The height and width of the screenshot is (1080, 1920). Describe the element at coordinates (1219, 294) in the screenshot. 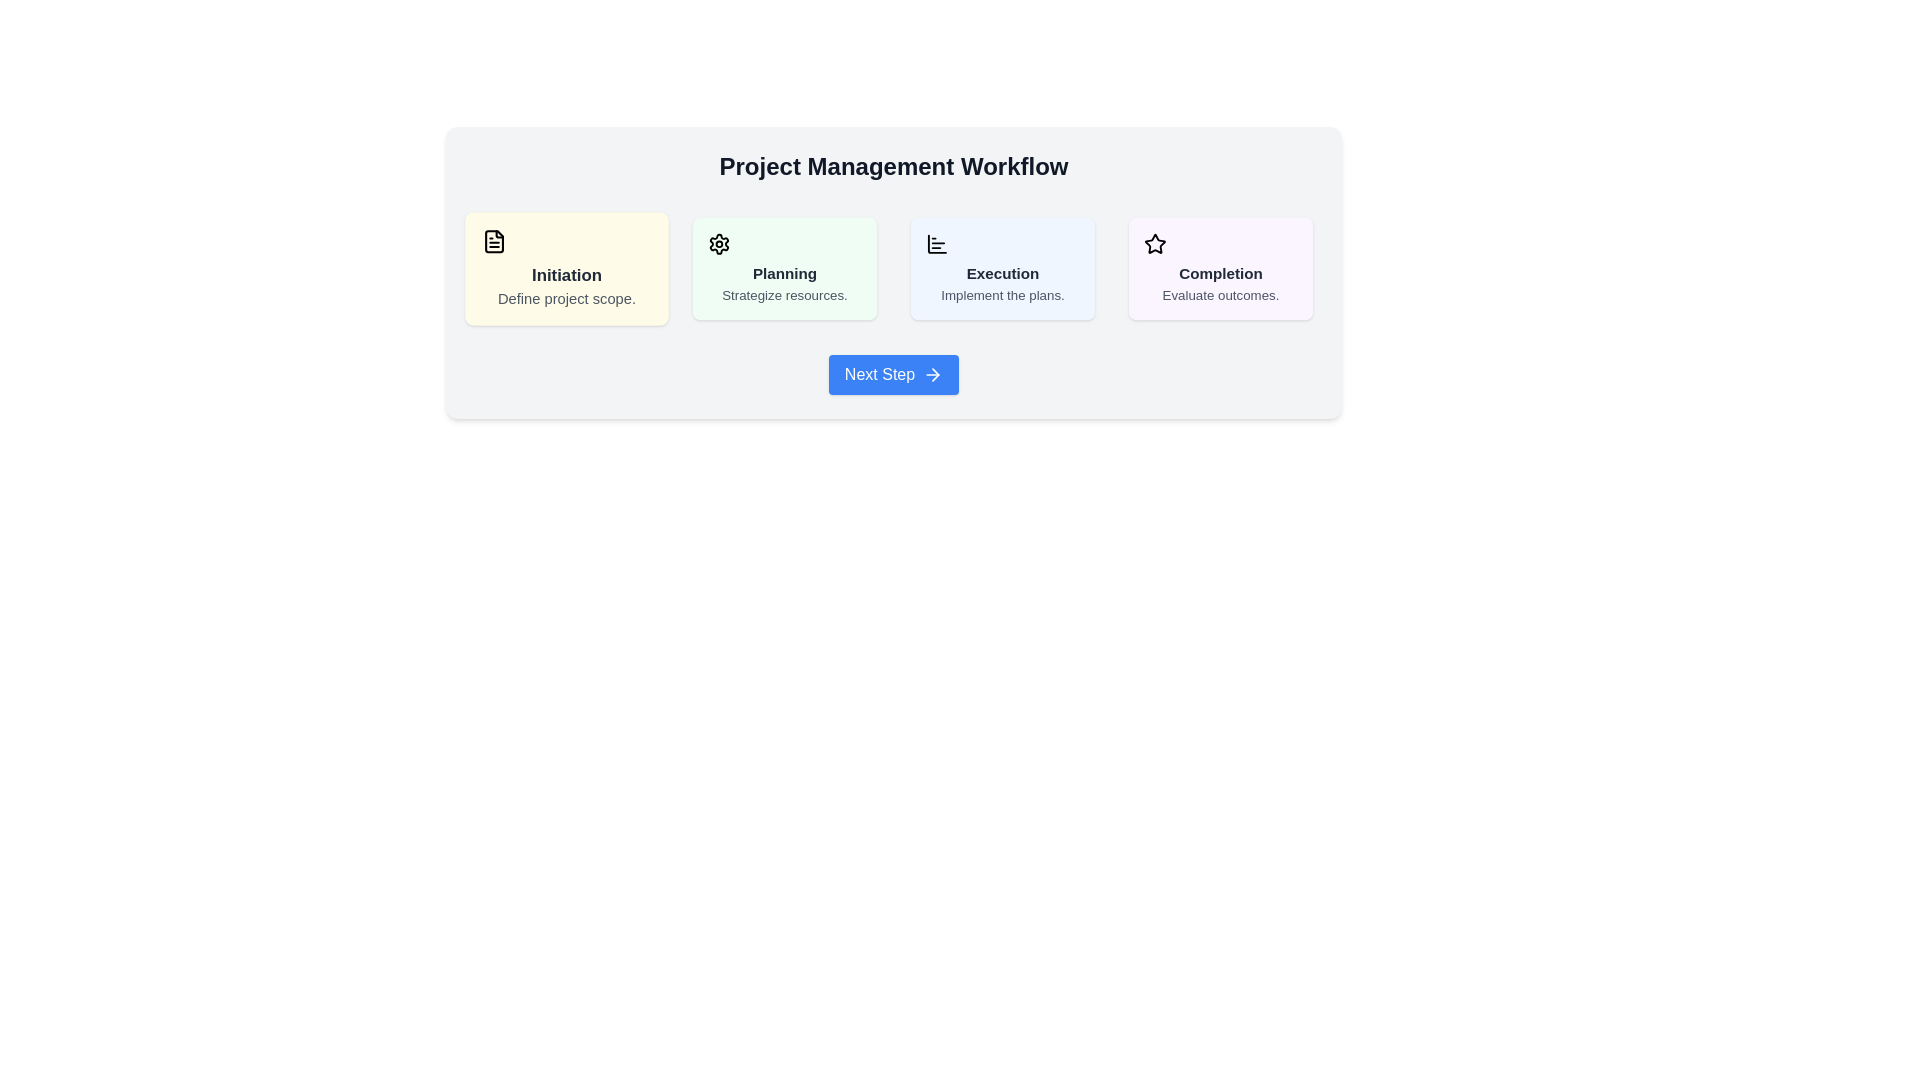

I see `the descriptive text label located below the title 'Completion' in the fourth card from the left in the row of cards` at that location.